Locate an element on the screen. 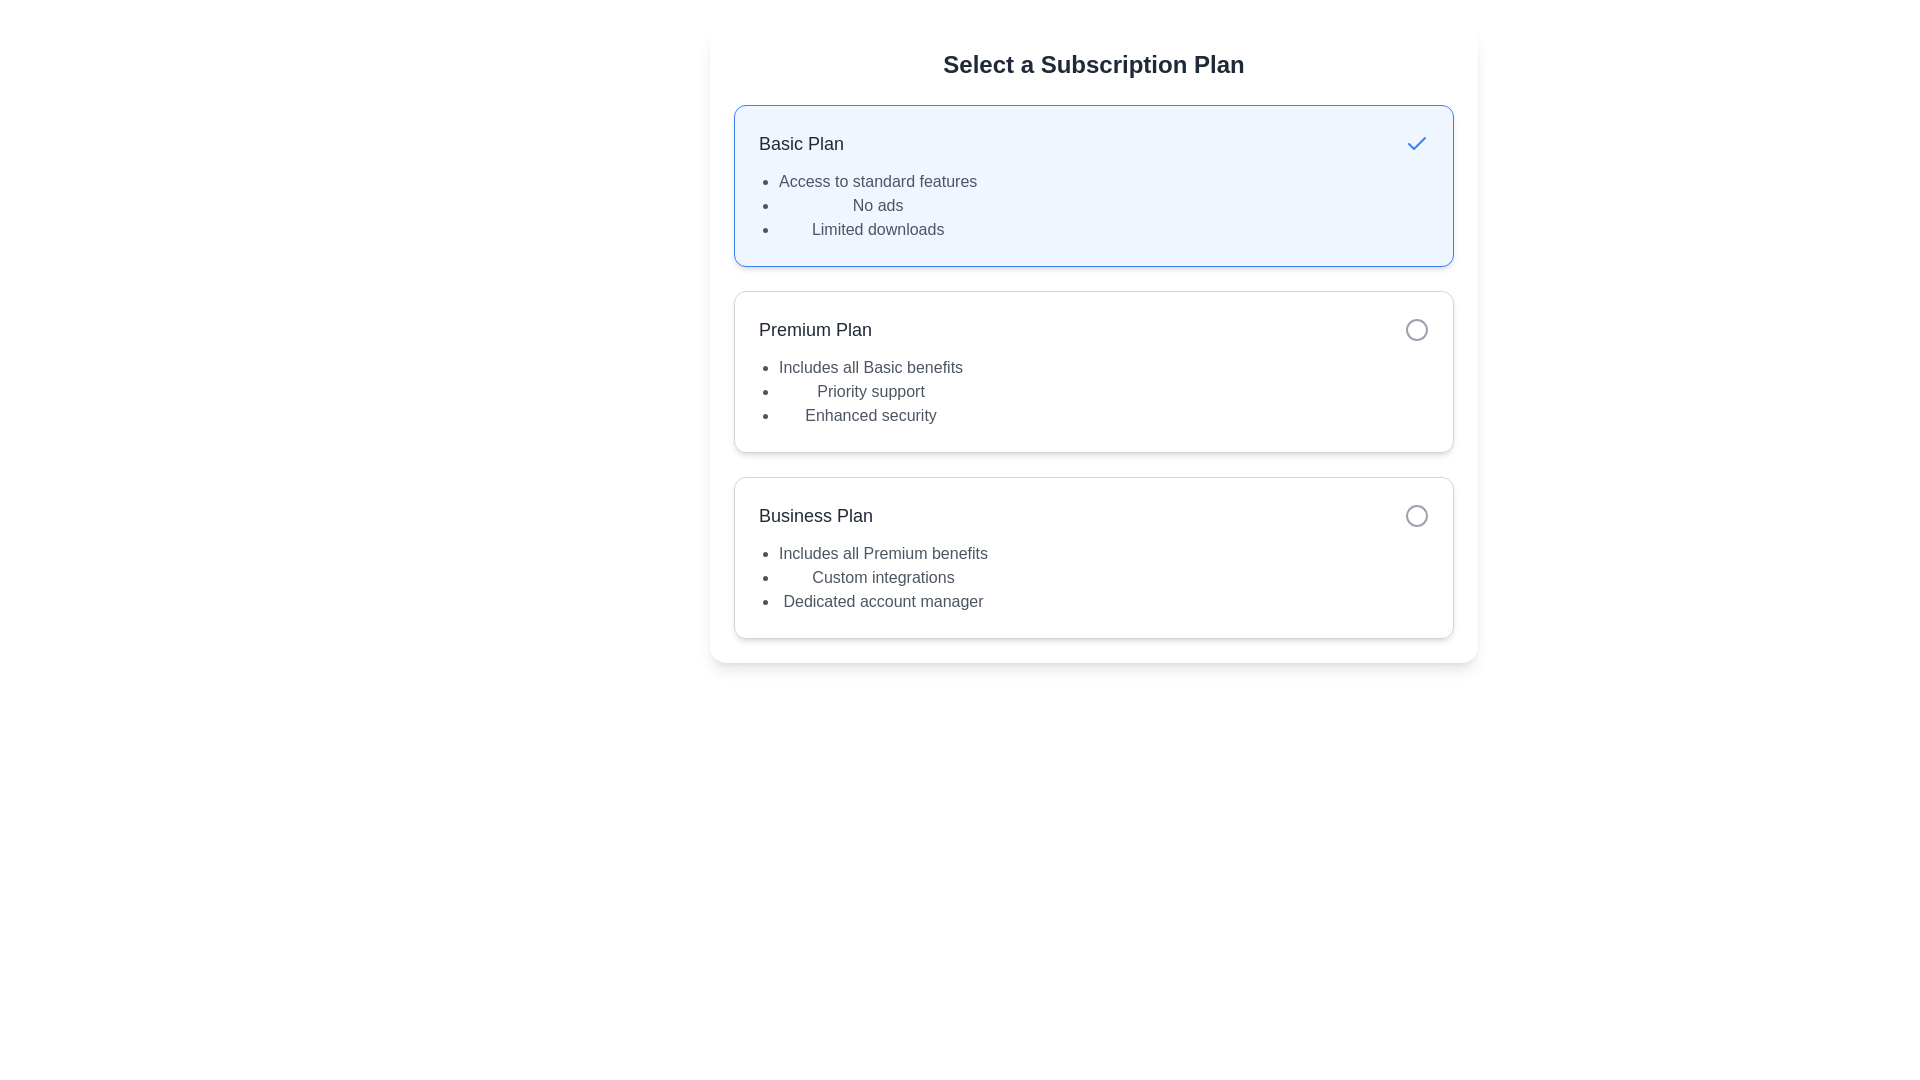 This screenshot has height=1080, width=1920. the text label displaying 'Custom integrations' in the 'Business Plan' section, which is styled in grey and is the second item in a bullet-point list is located at coordinates (882, 578).